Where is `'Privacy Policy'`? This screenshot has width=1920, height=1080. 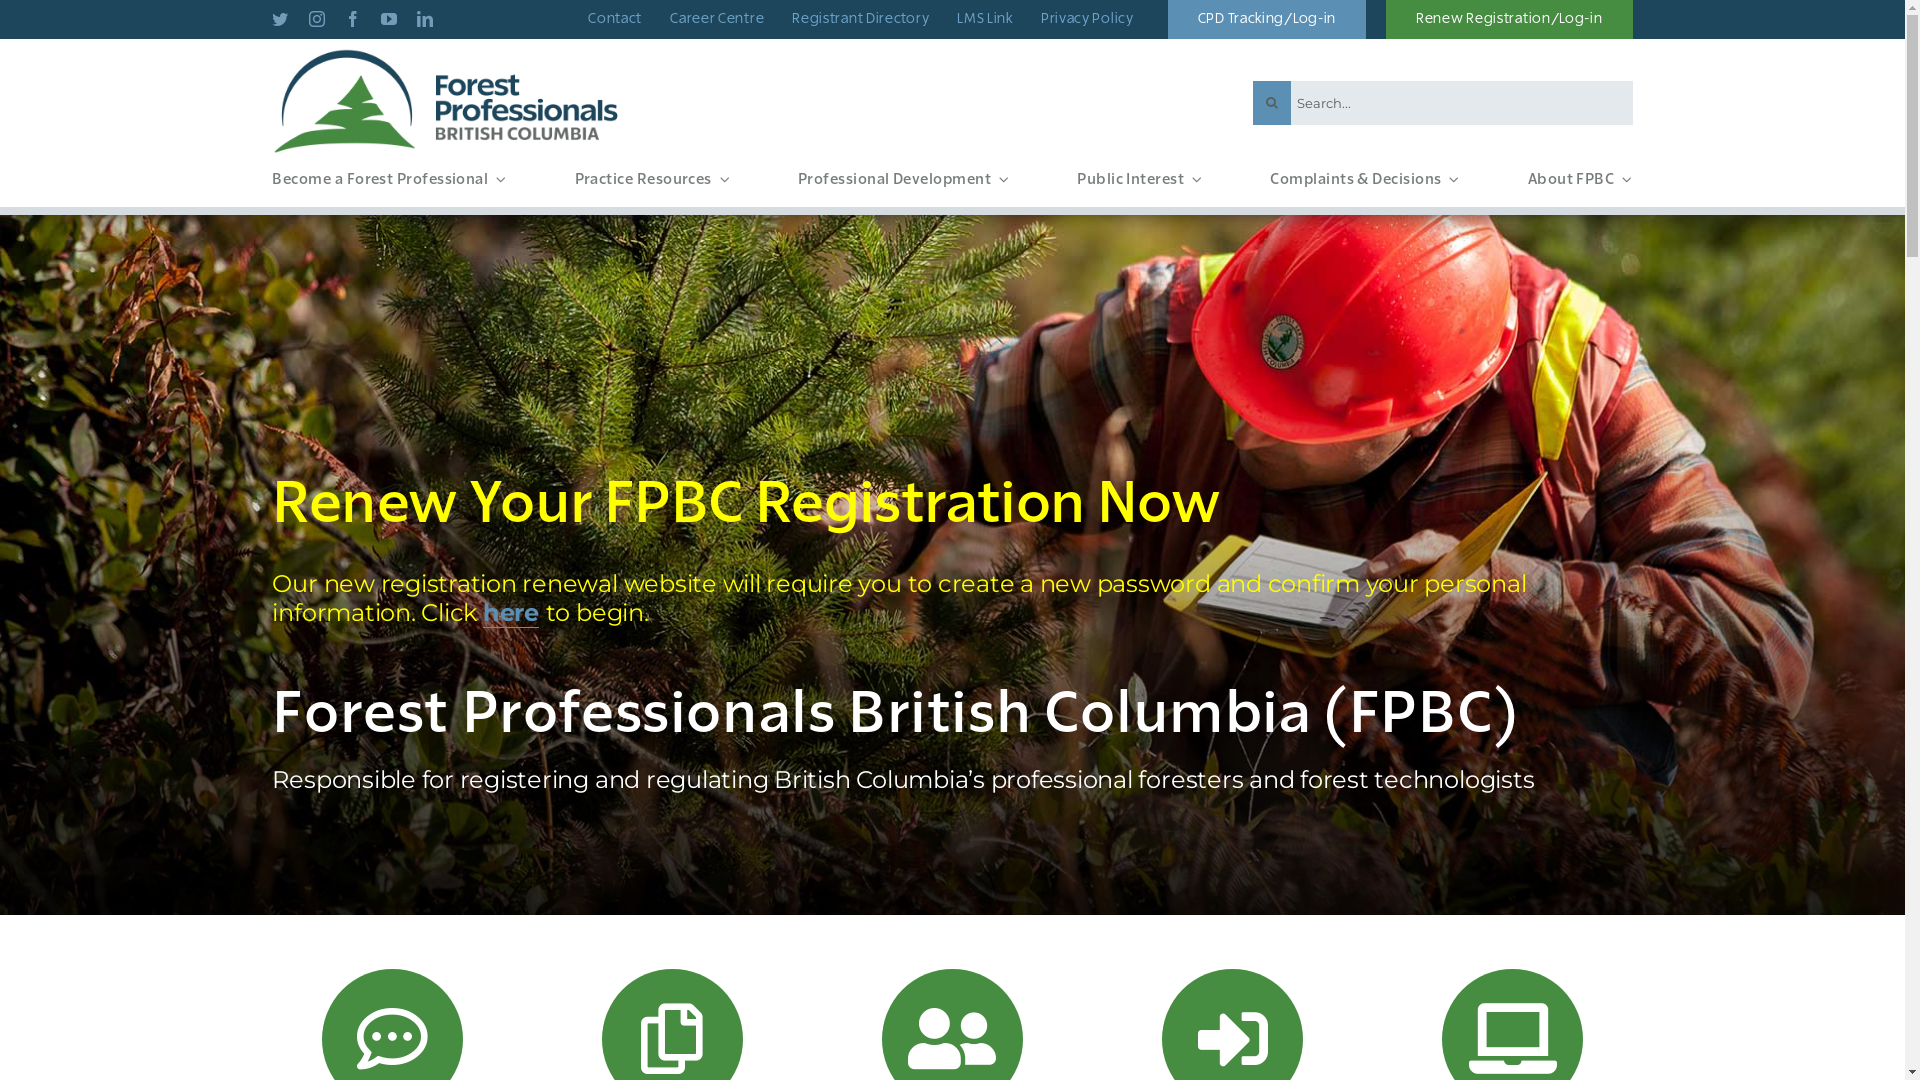 'Privacy Policy' is located at coordinates (1086, 19).